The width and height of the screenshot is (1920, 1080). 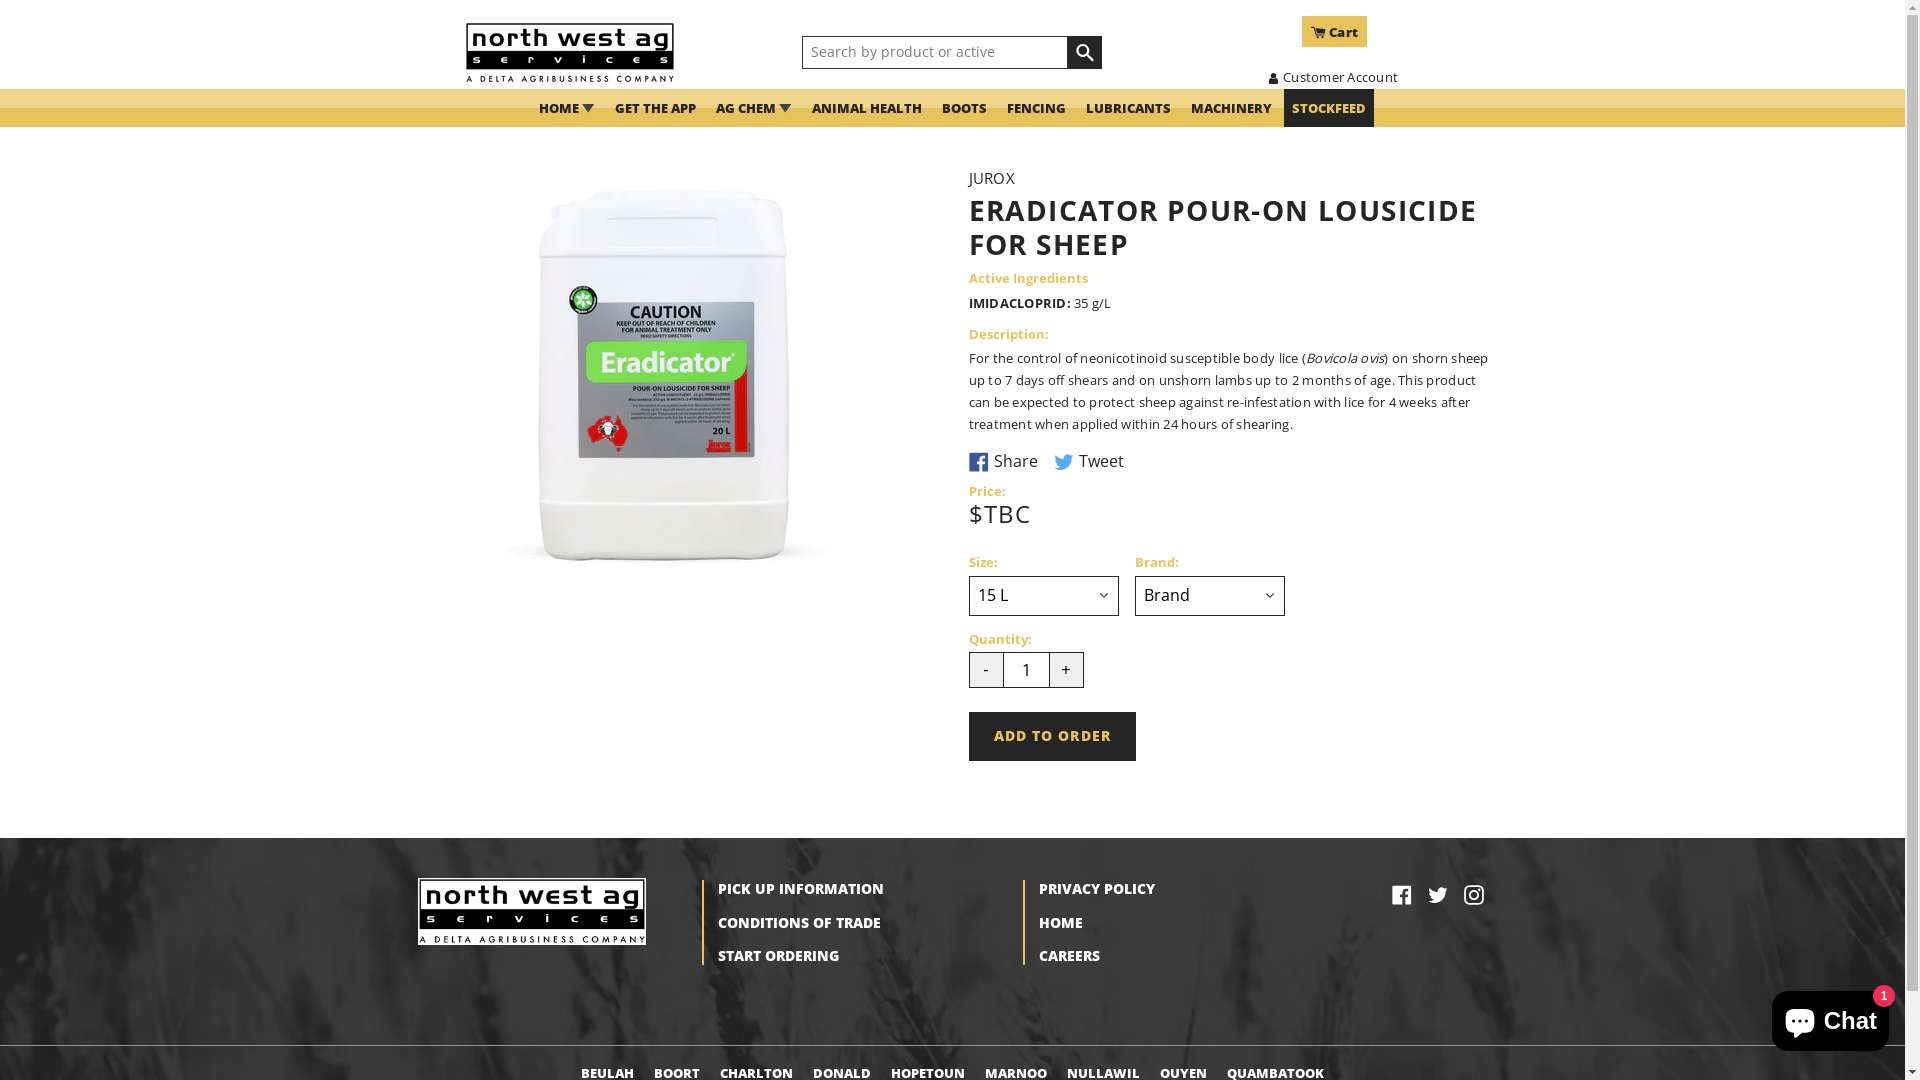 What do you see at coordinates (1332, 76) in the screenshot?
I see `'Customer Account'` at bounding box center [1332, 76].